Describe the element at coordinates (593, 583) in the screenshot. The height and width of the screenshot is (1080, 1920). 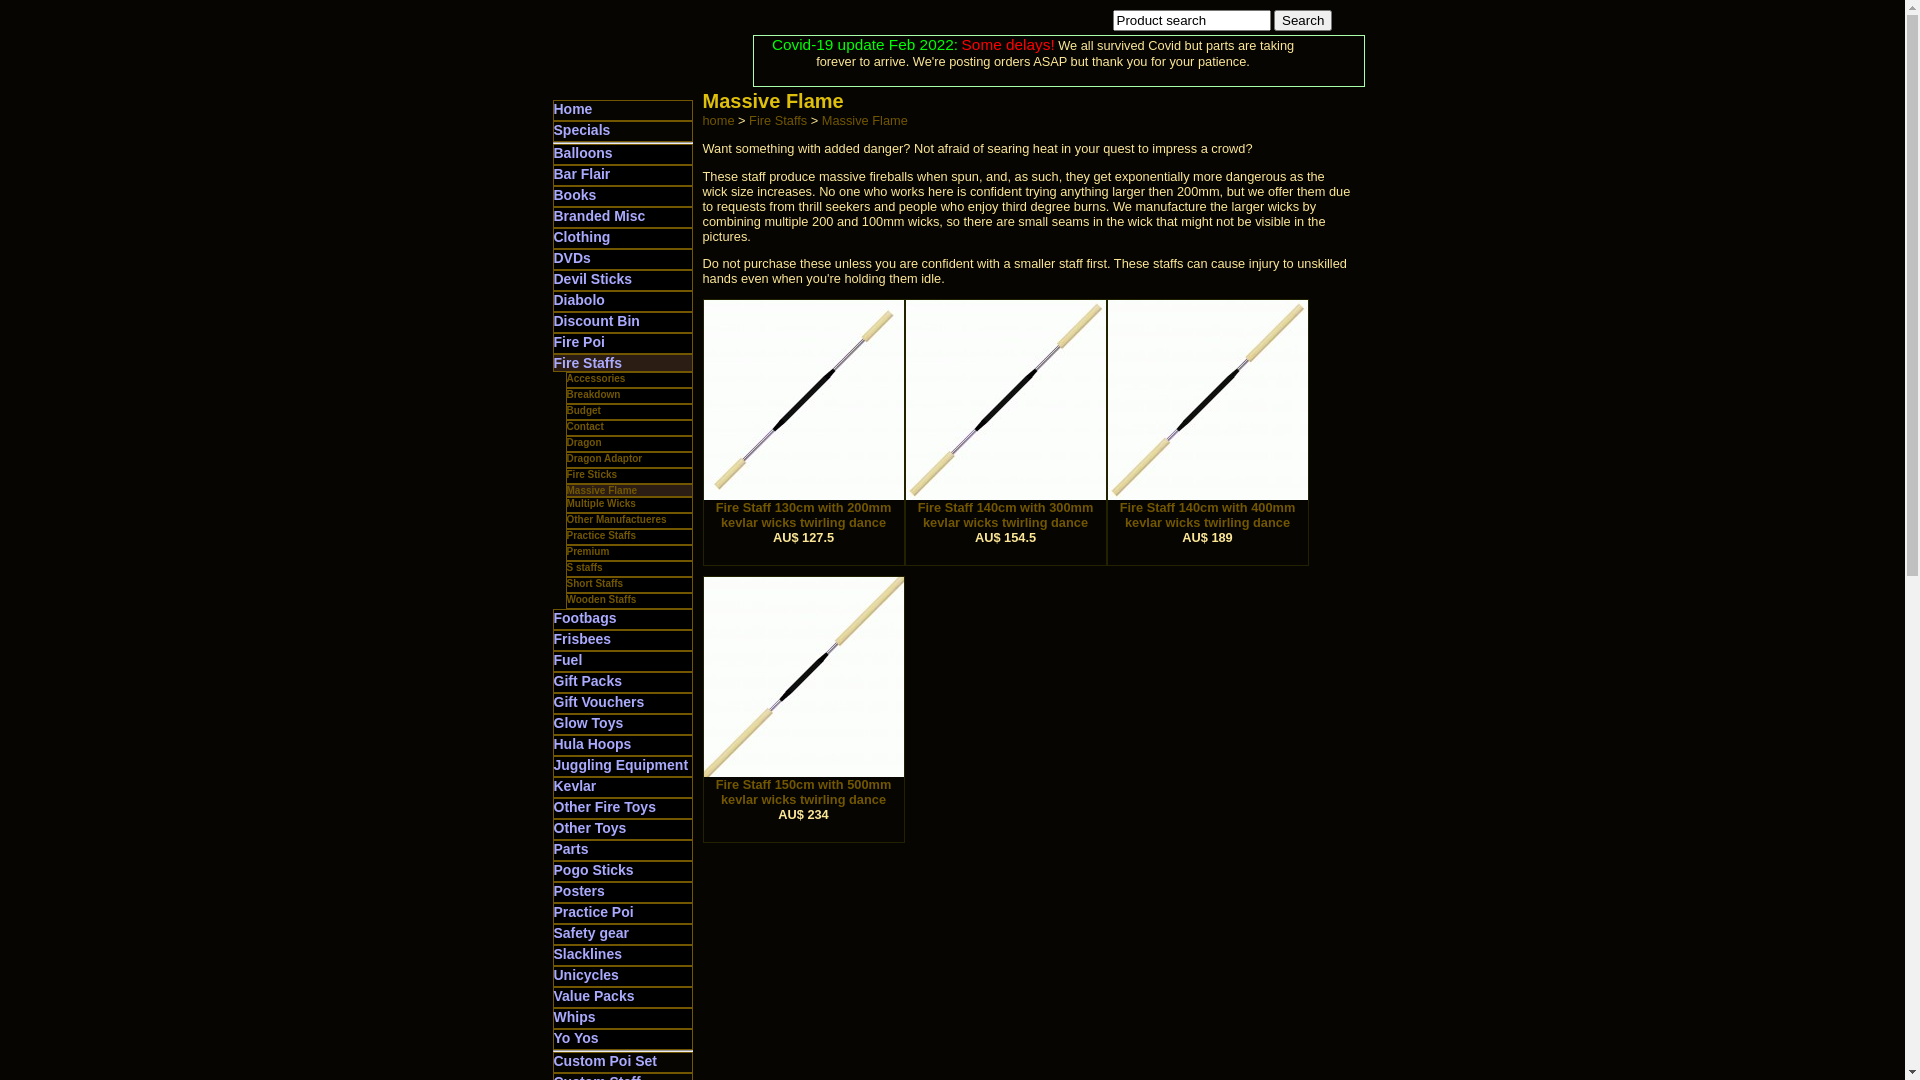
I see `'Short Staffs'` at that location.